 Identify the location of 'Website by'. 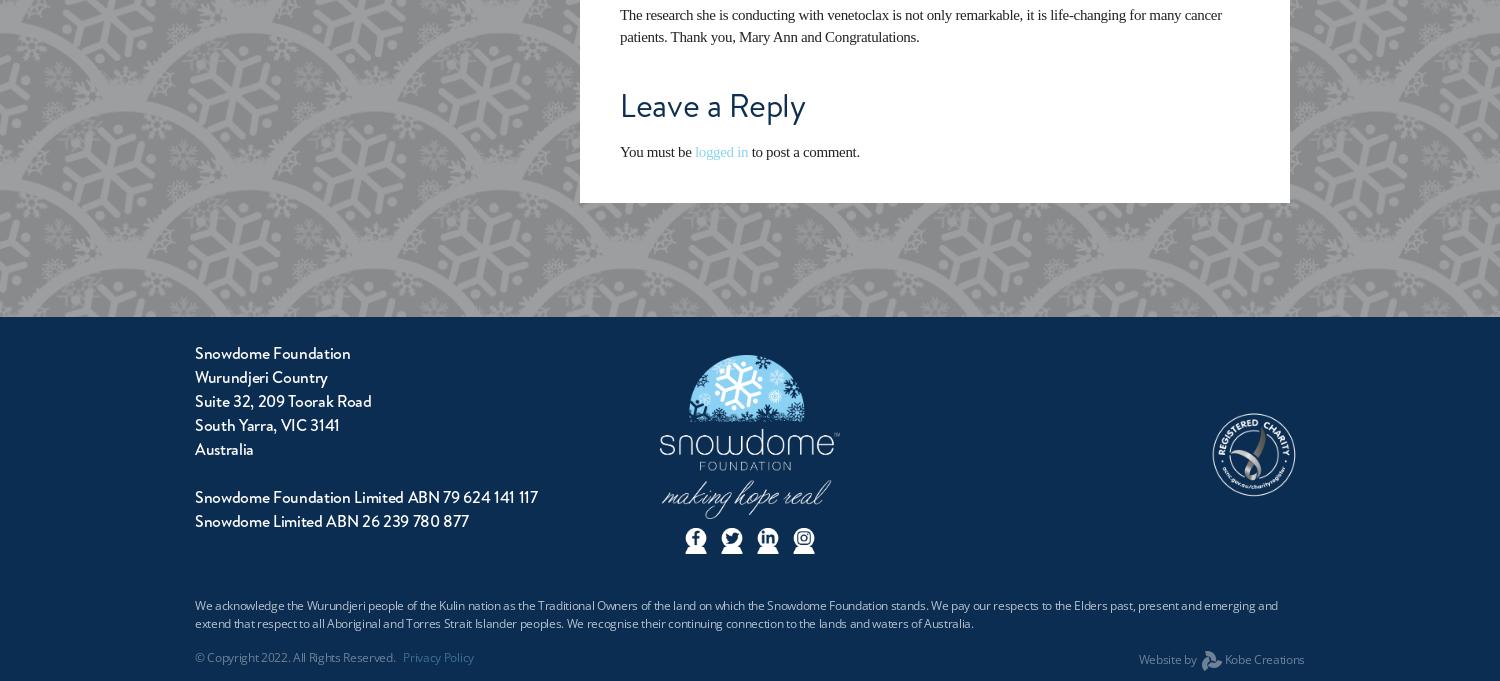
(1168, 658).